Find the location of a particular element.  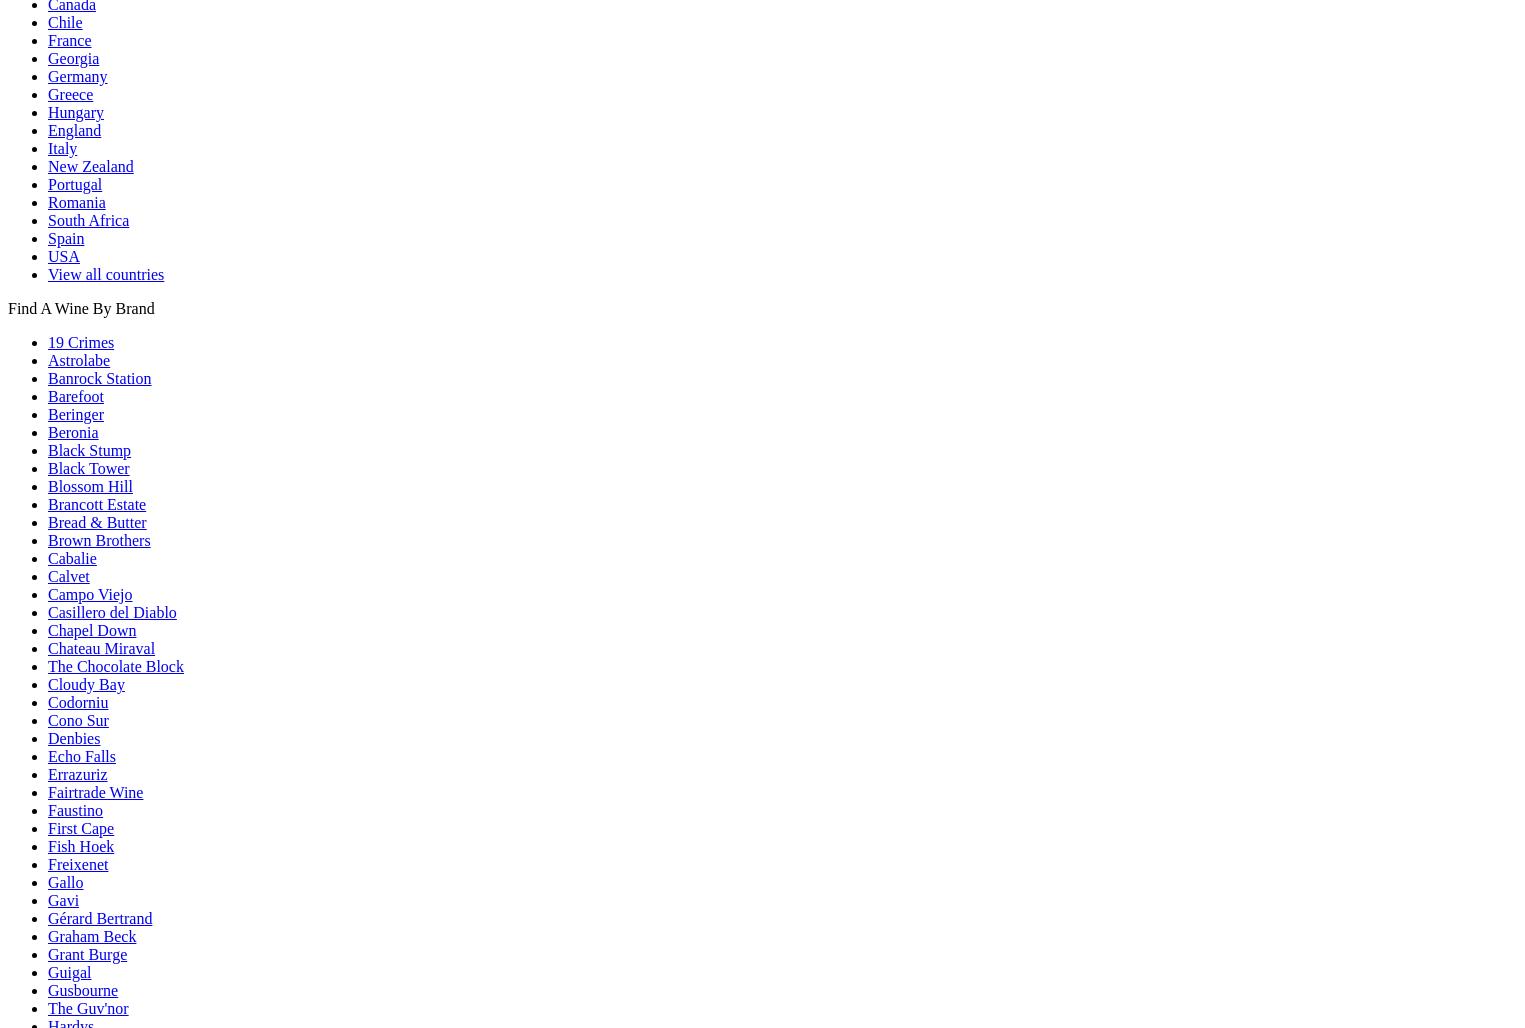

'Chile' is located at coordinates (64, 21).